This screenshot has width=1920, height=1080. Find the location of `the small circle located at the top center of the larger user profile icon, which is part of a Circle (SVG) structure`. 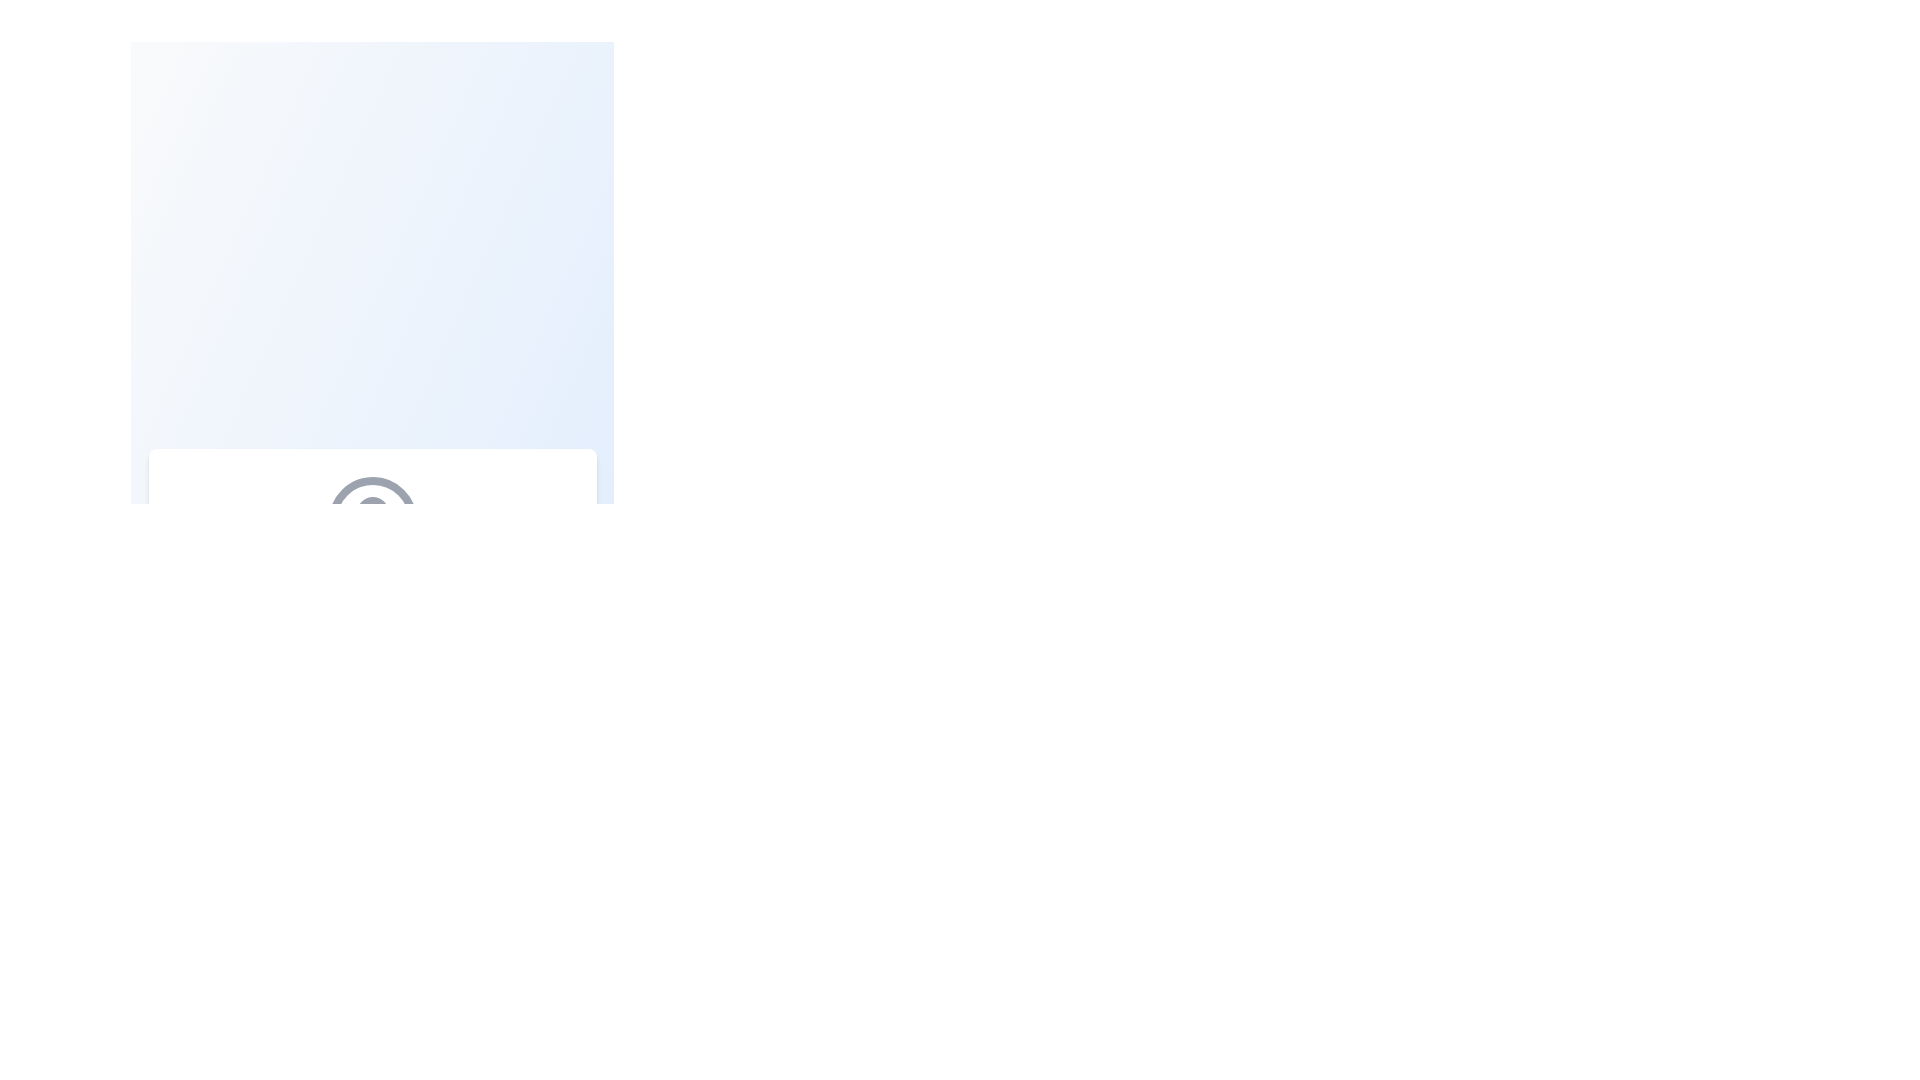

the small circle located at the top center of the larger user profile icon, which is part of a Circle (SVG) structure is located at coordinates (372, 512).